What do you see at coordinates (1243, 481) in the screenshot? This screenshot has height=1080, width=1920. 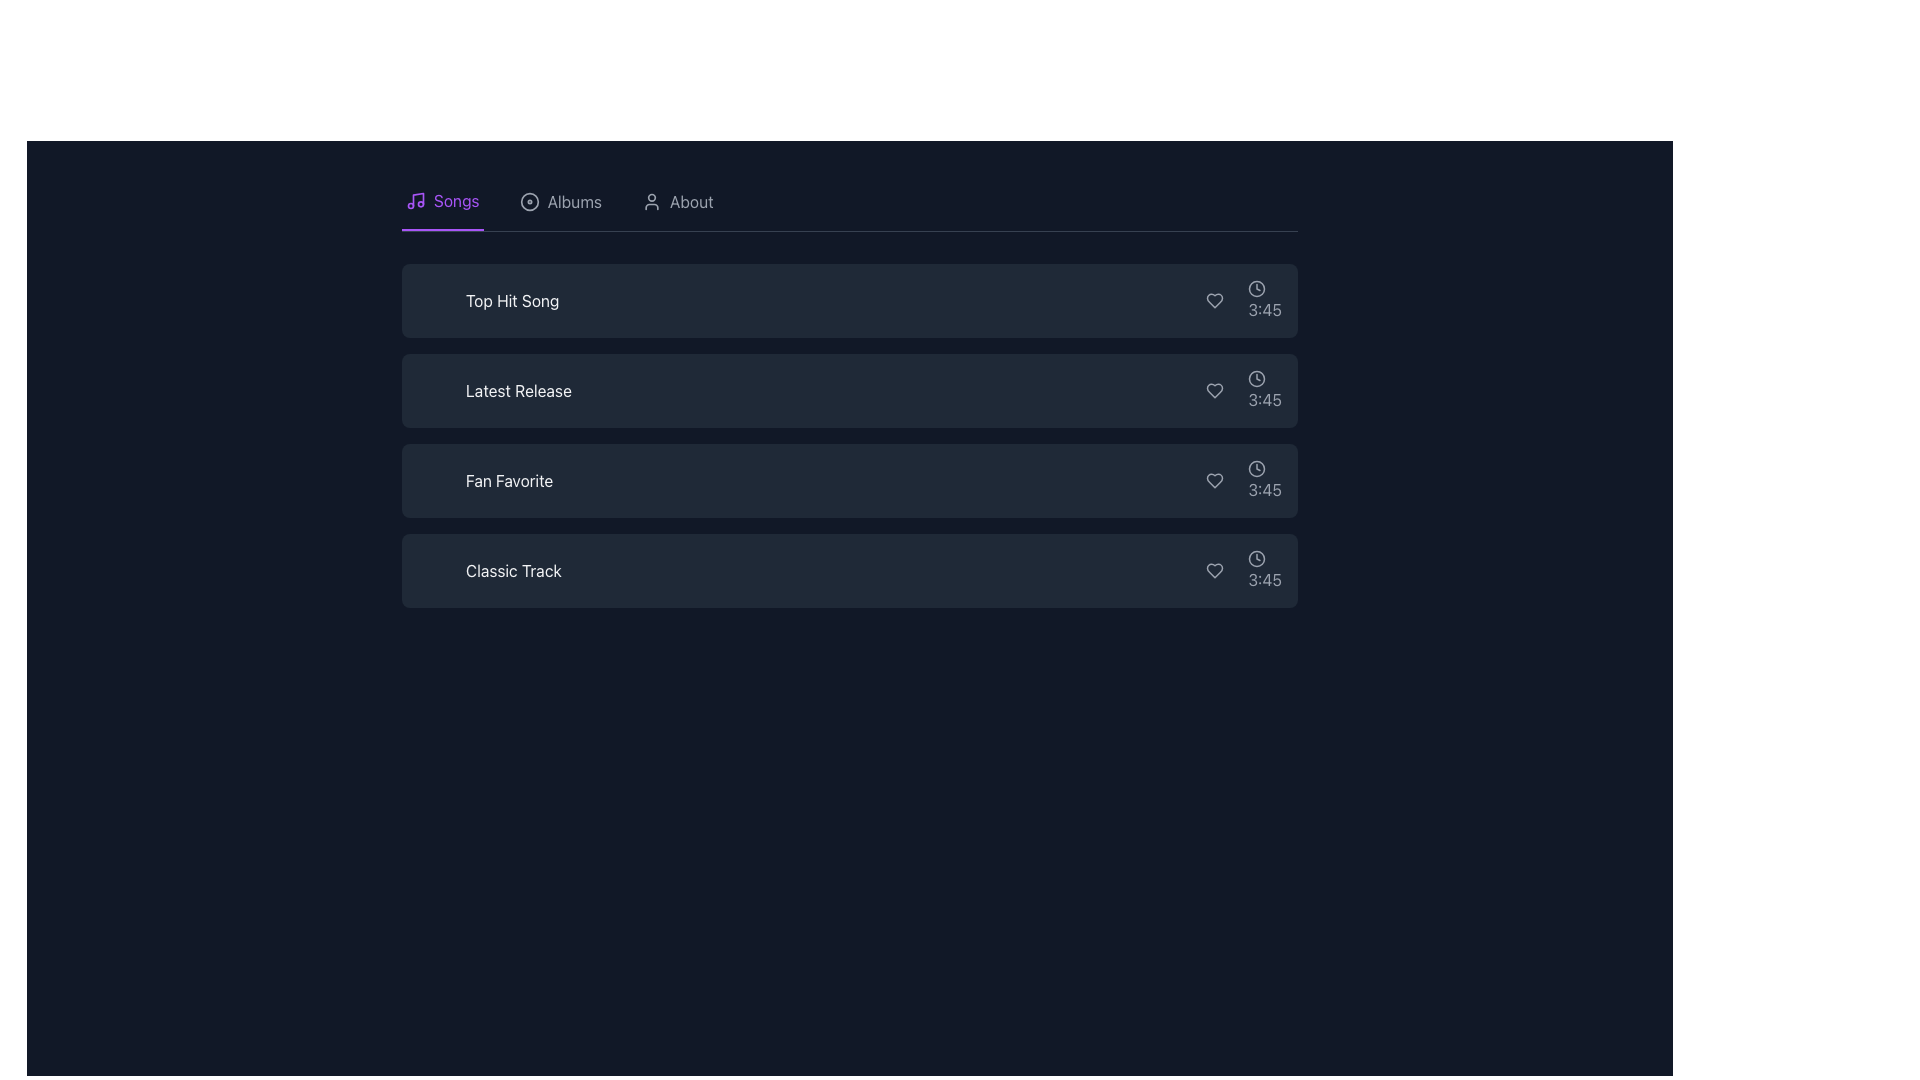 I see `the text label displaying the duration associated with the 'Fan Favorite' item, located in the third list item row towards the right end` at bounding box center [1243, 481].